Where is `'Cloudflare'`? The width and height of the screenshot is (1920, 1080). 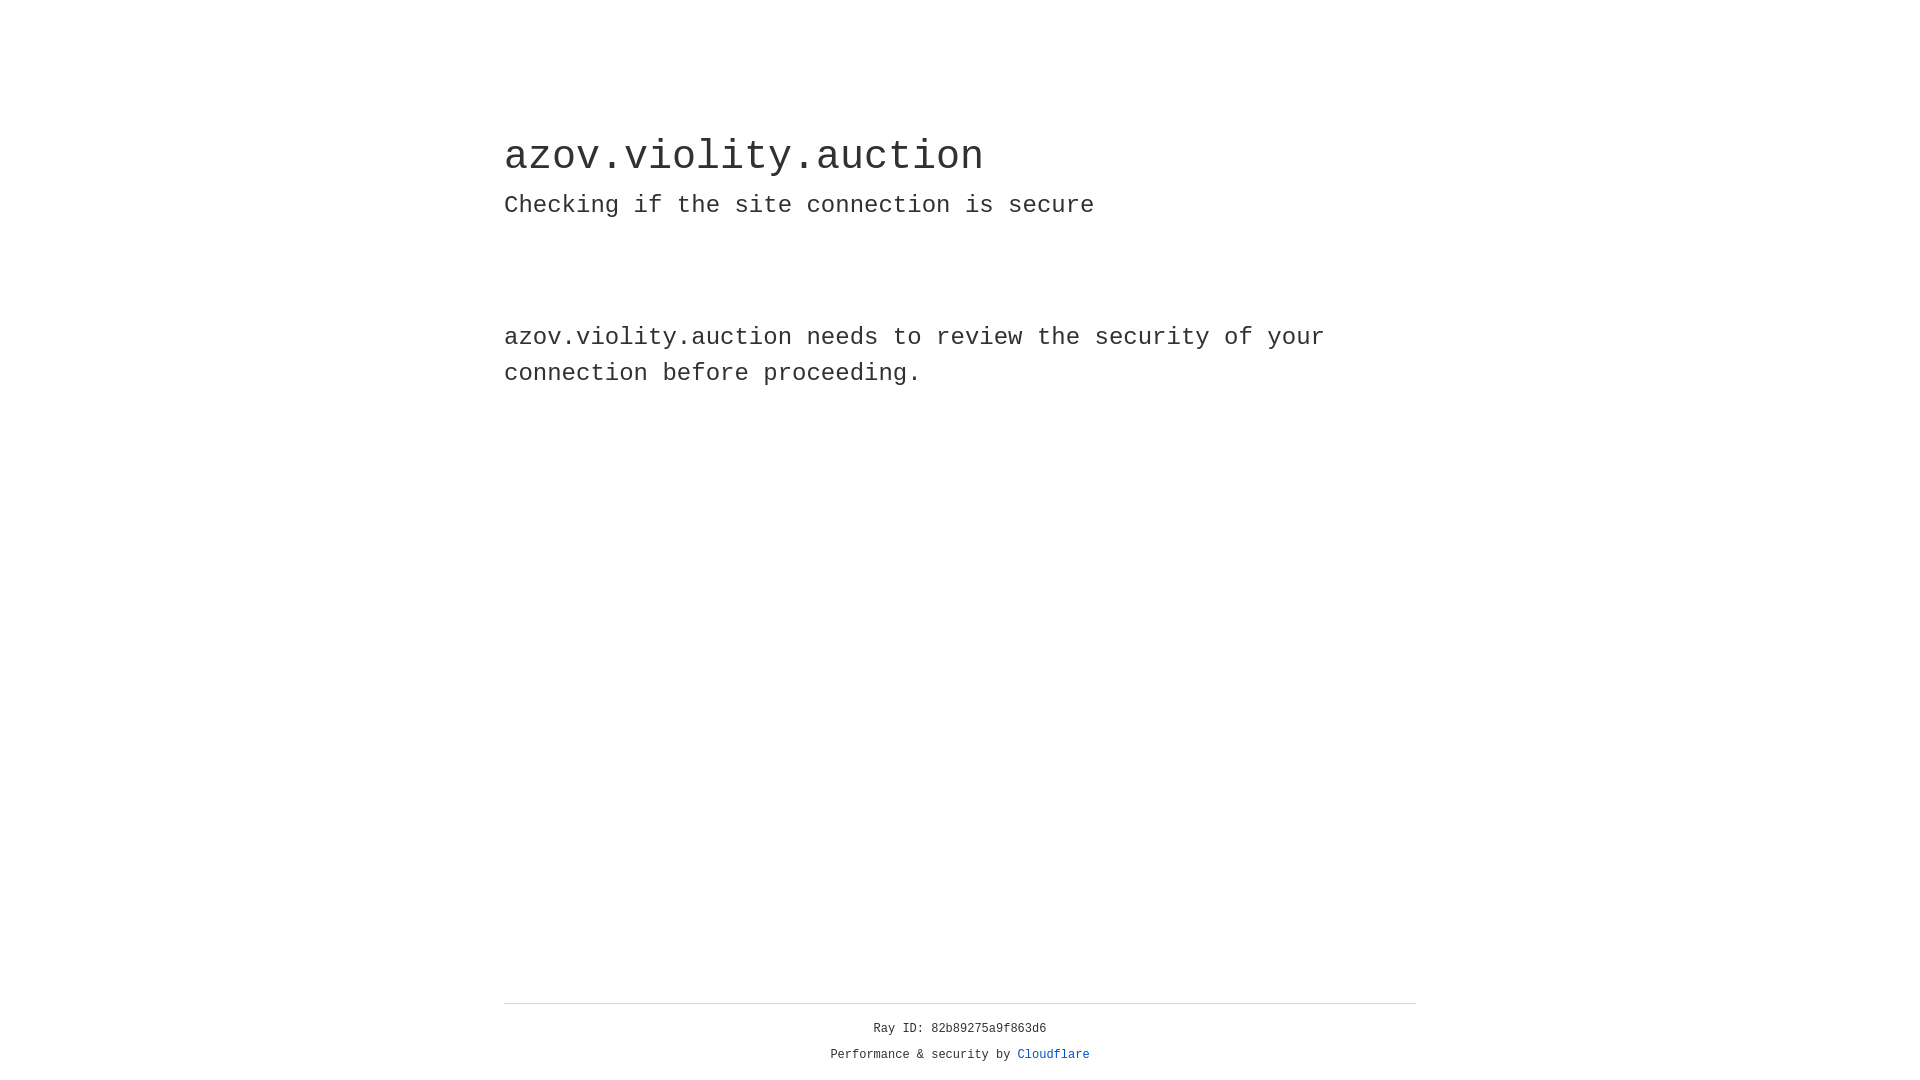 'Cloudflare' is located at coordinates (1017, 1054).